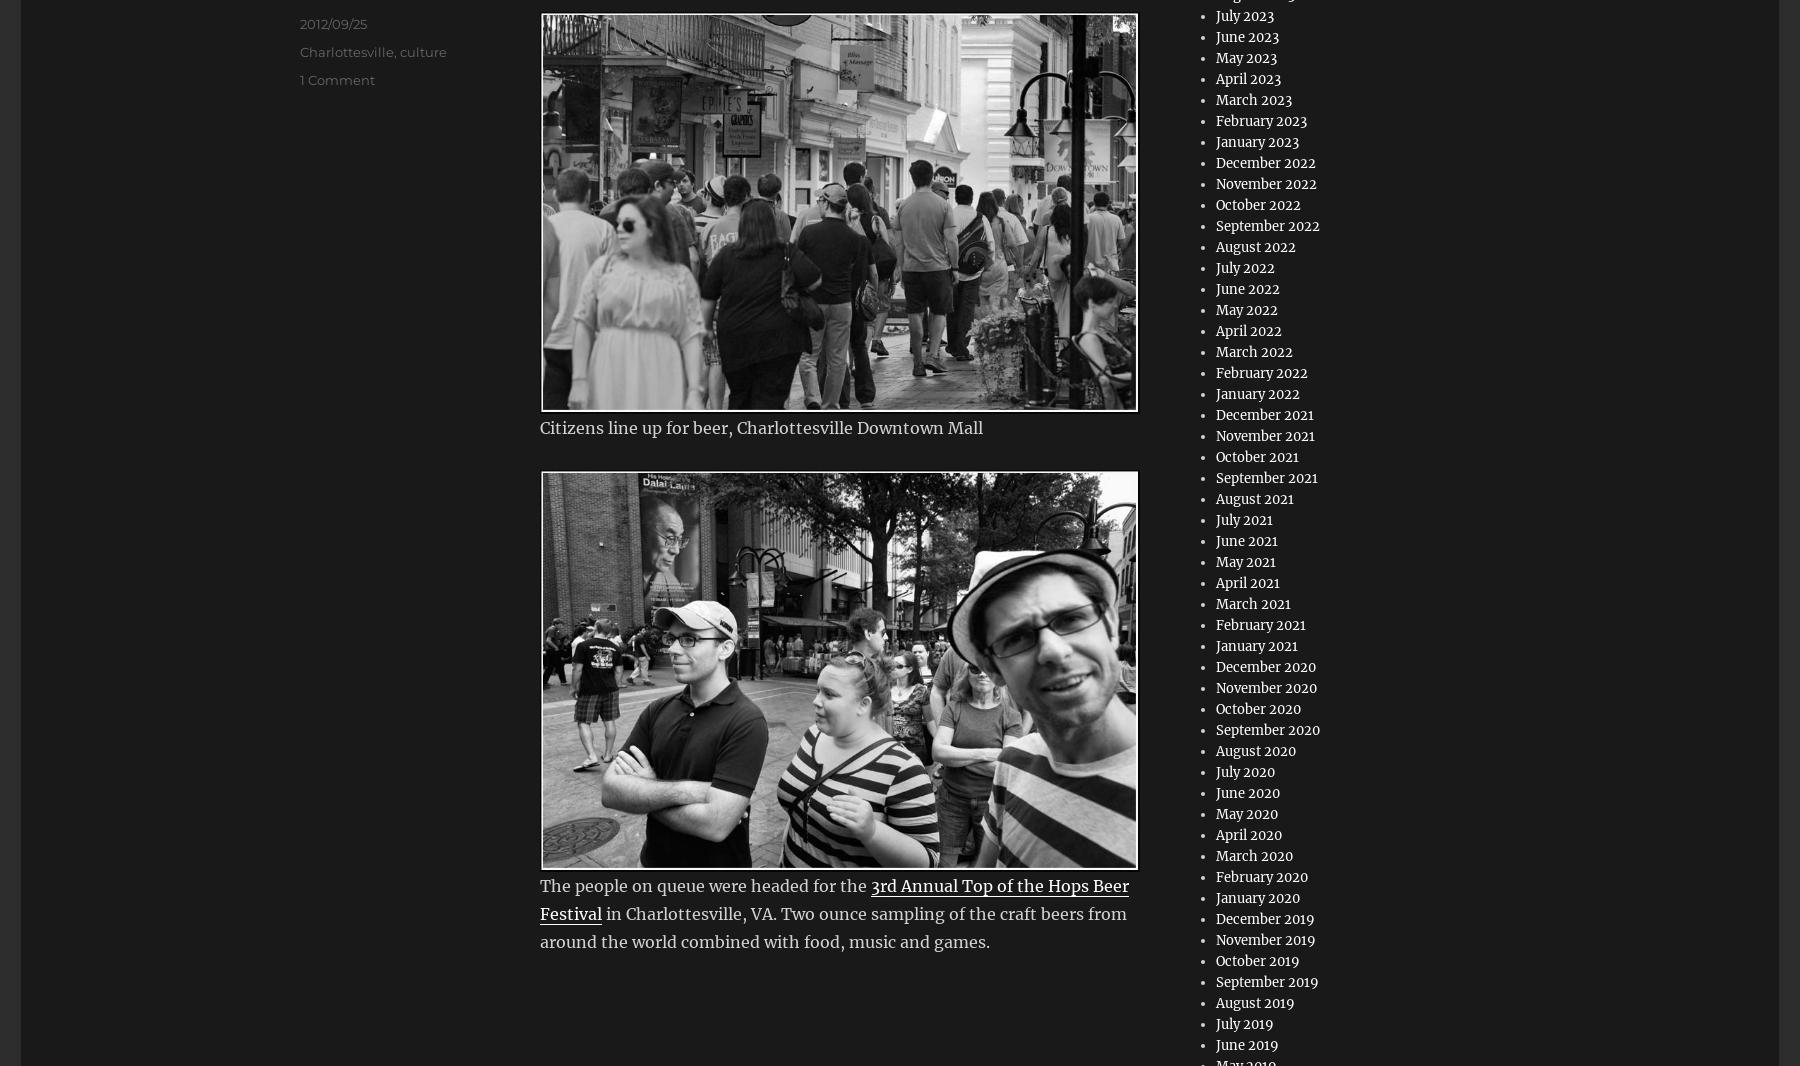 Image resolution: width=1800 pixels, height=1066 pixels. Describe the element at coordinates (1257, 457) in the screenshot. I see `'October 2021'` at that location.